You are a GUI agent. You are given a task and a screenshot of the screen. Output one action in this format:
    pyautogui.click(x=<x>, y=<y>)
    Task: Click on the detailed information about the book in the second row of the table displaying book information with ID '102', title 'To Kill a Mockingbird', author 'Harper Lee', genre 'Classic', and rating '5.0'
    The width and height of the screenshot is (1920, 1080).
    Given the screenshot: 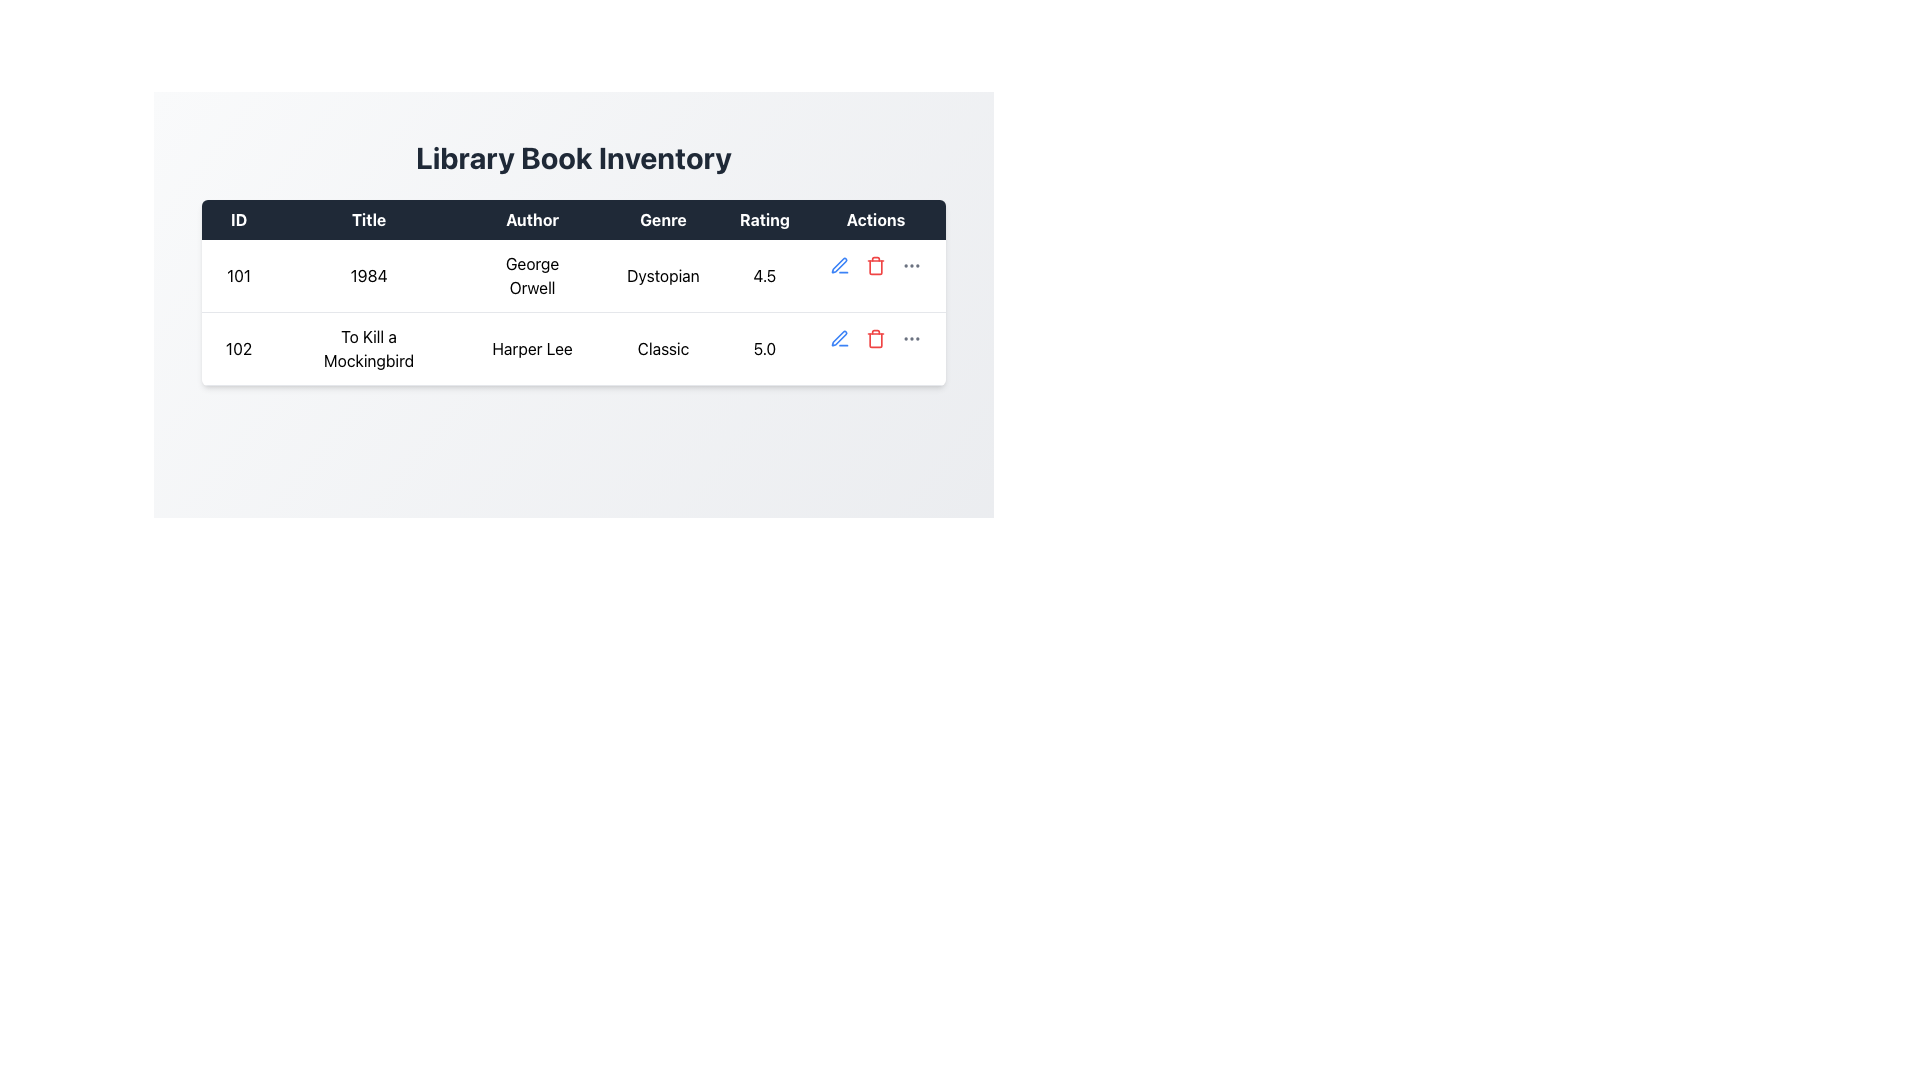 What is the action you would take?
    pyautogui.click(x=573, y=347)
    